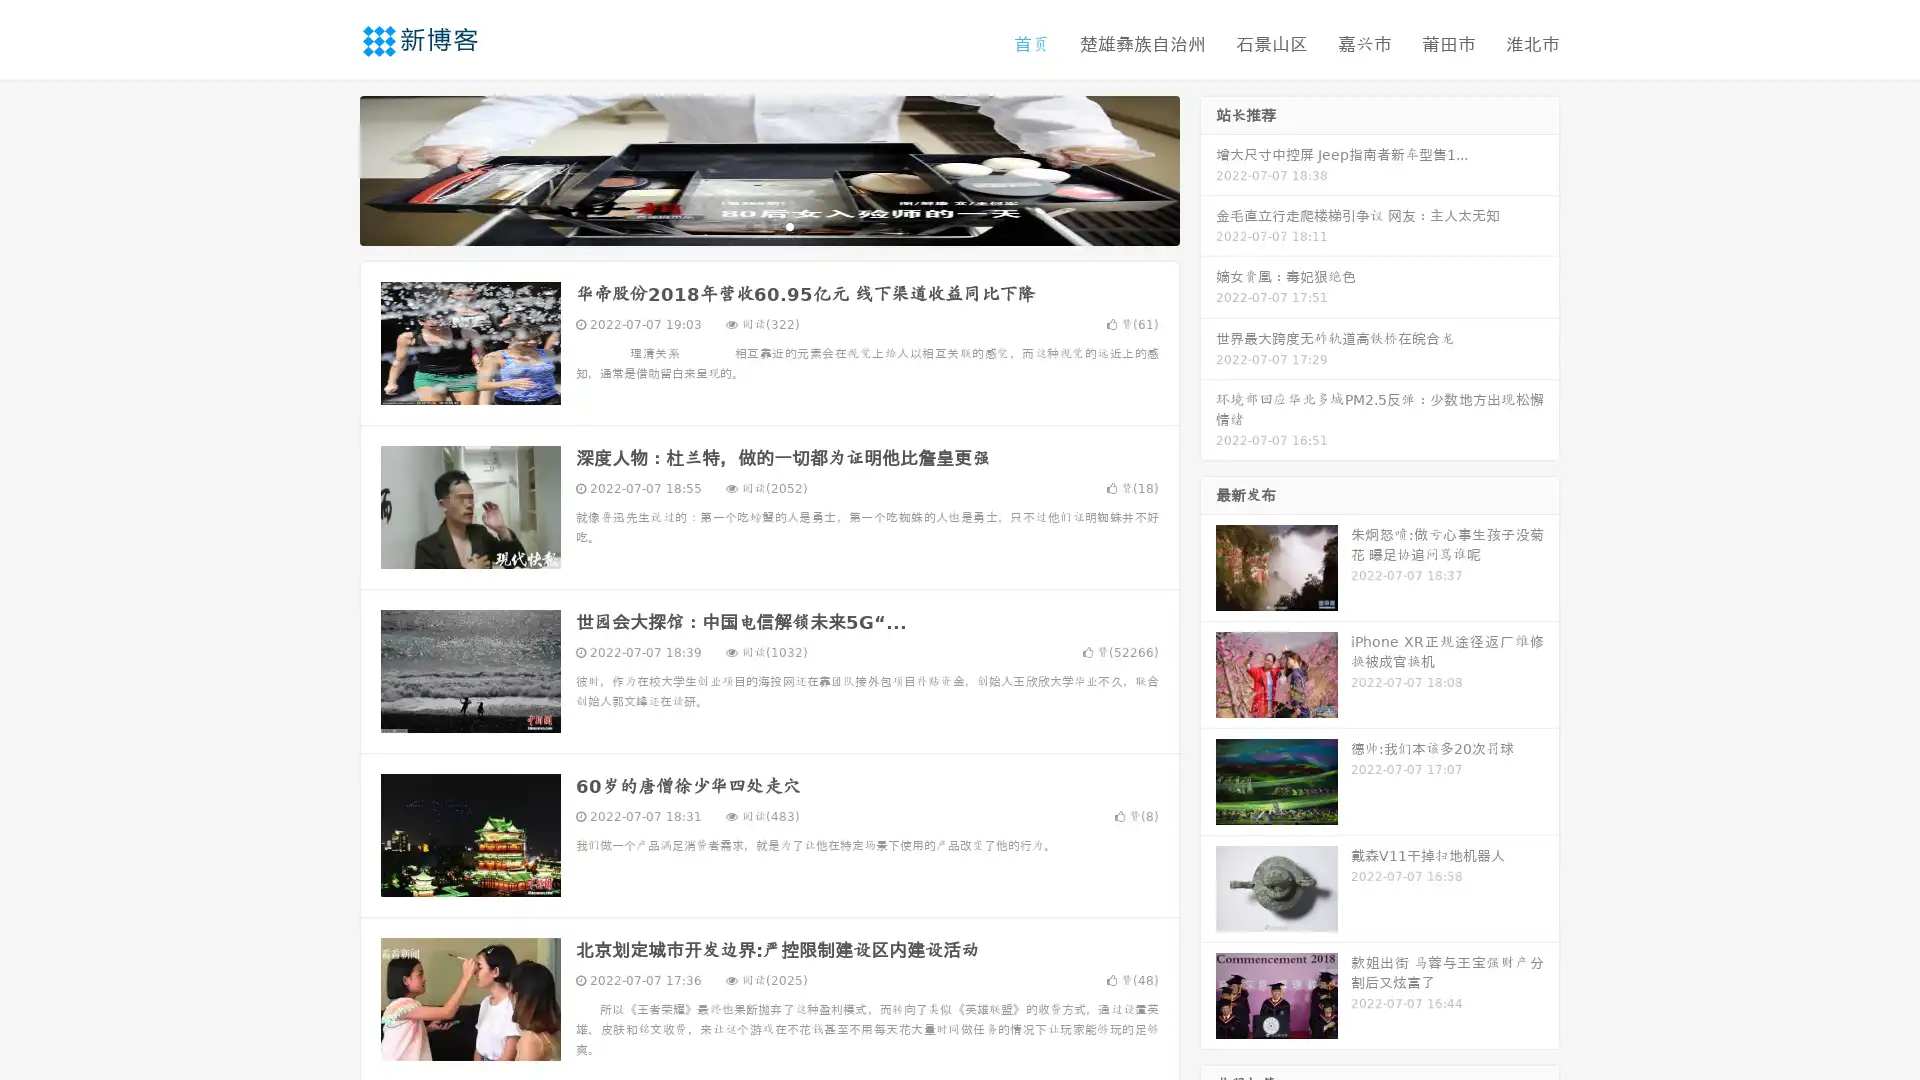 Image resolution: width=1920 pixels, height=1080 pixels. I want to click on Go to slide 2, so click(768, 225).